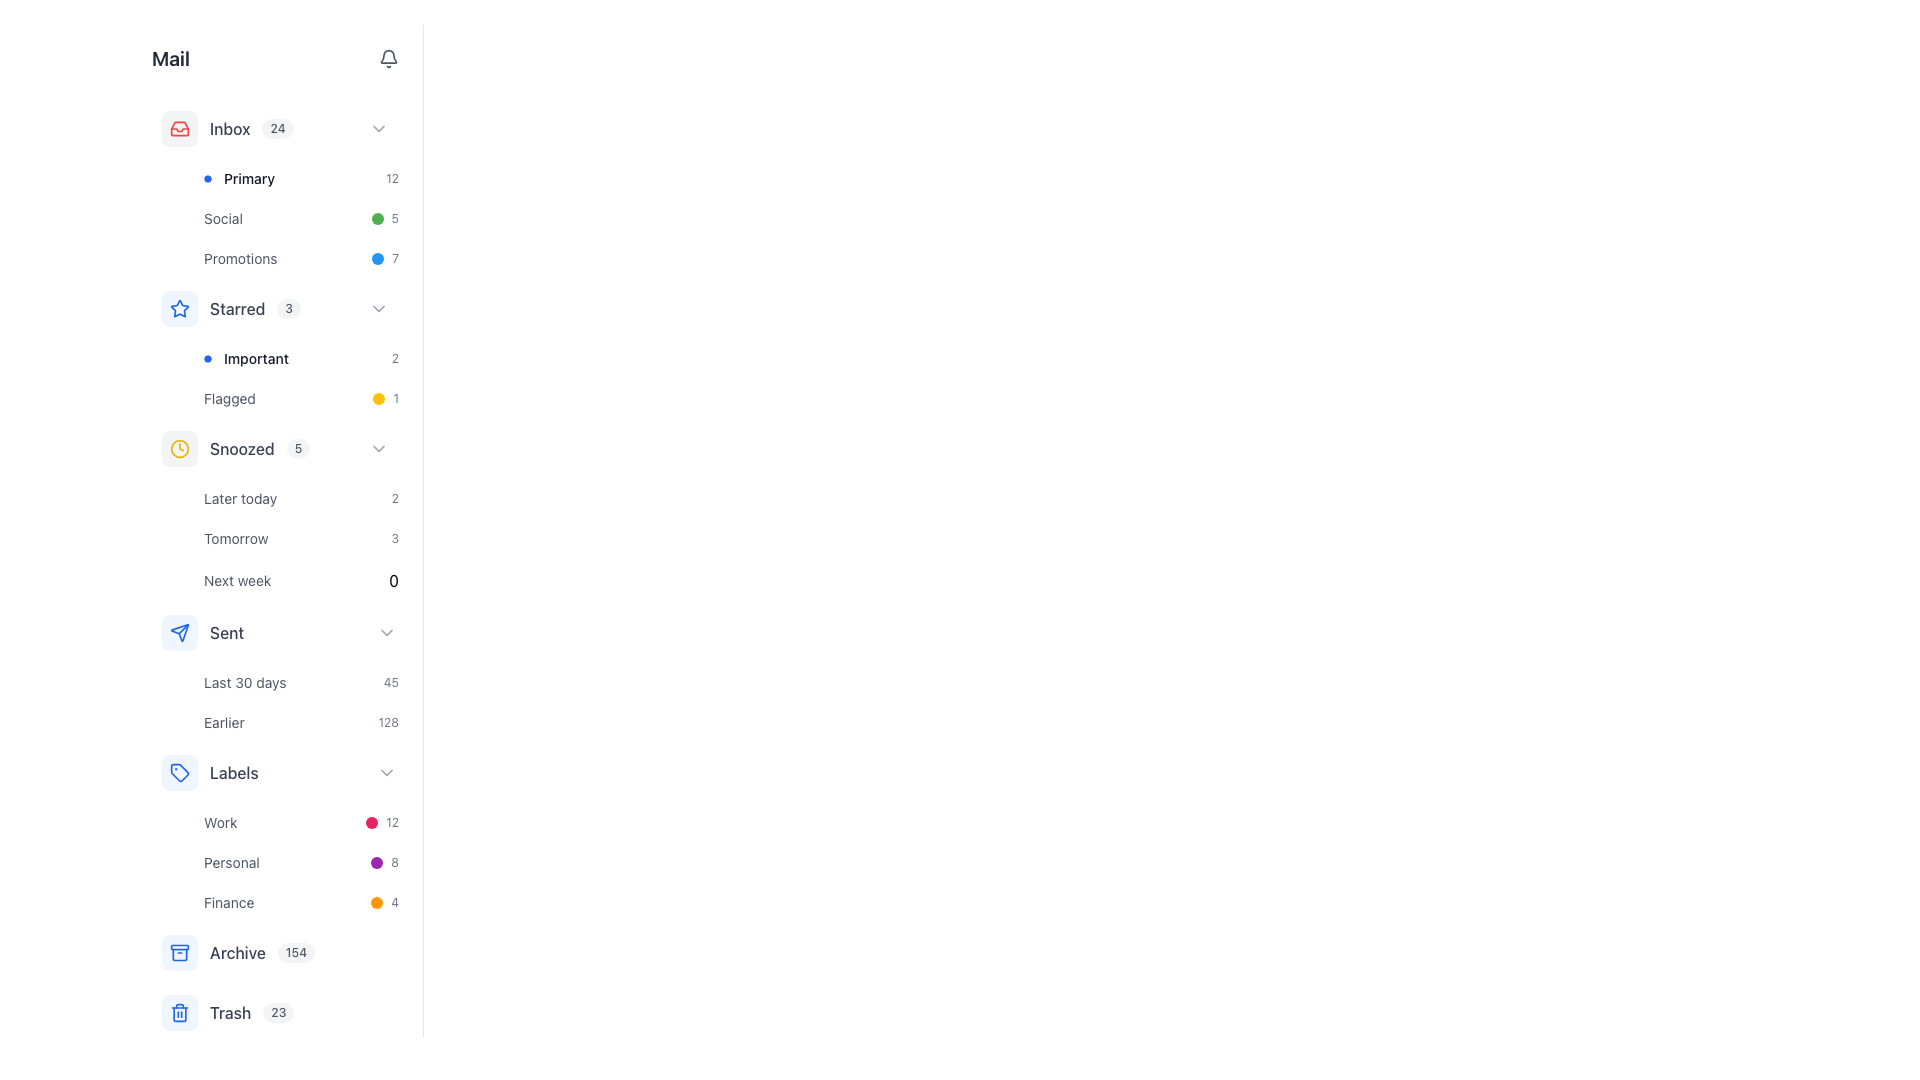  Describe the element at coordinates (259, 447) in the screenshot. I see `the Sidebar menu item labeled 'Snoozed', which features a badge indicating the count of snoozed emails` at that location.